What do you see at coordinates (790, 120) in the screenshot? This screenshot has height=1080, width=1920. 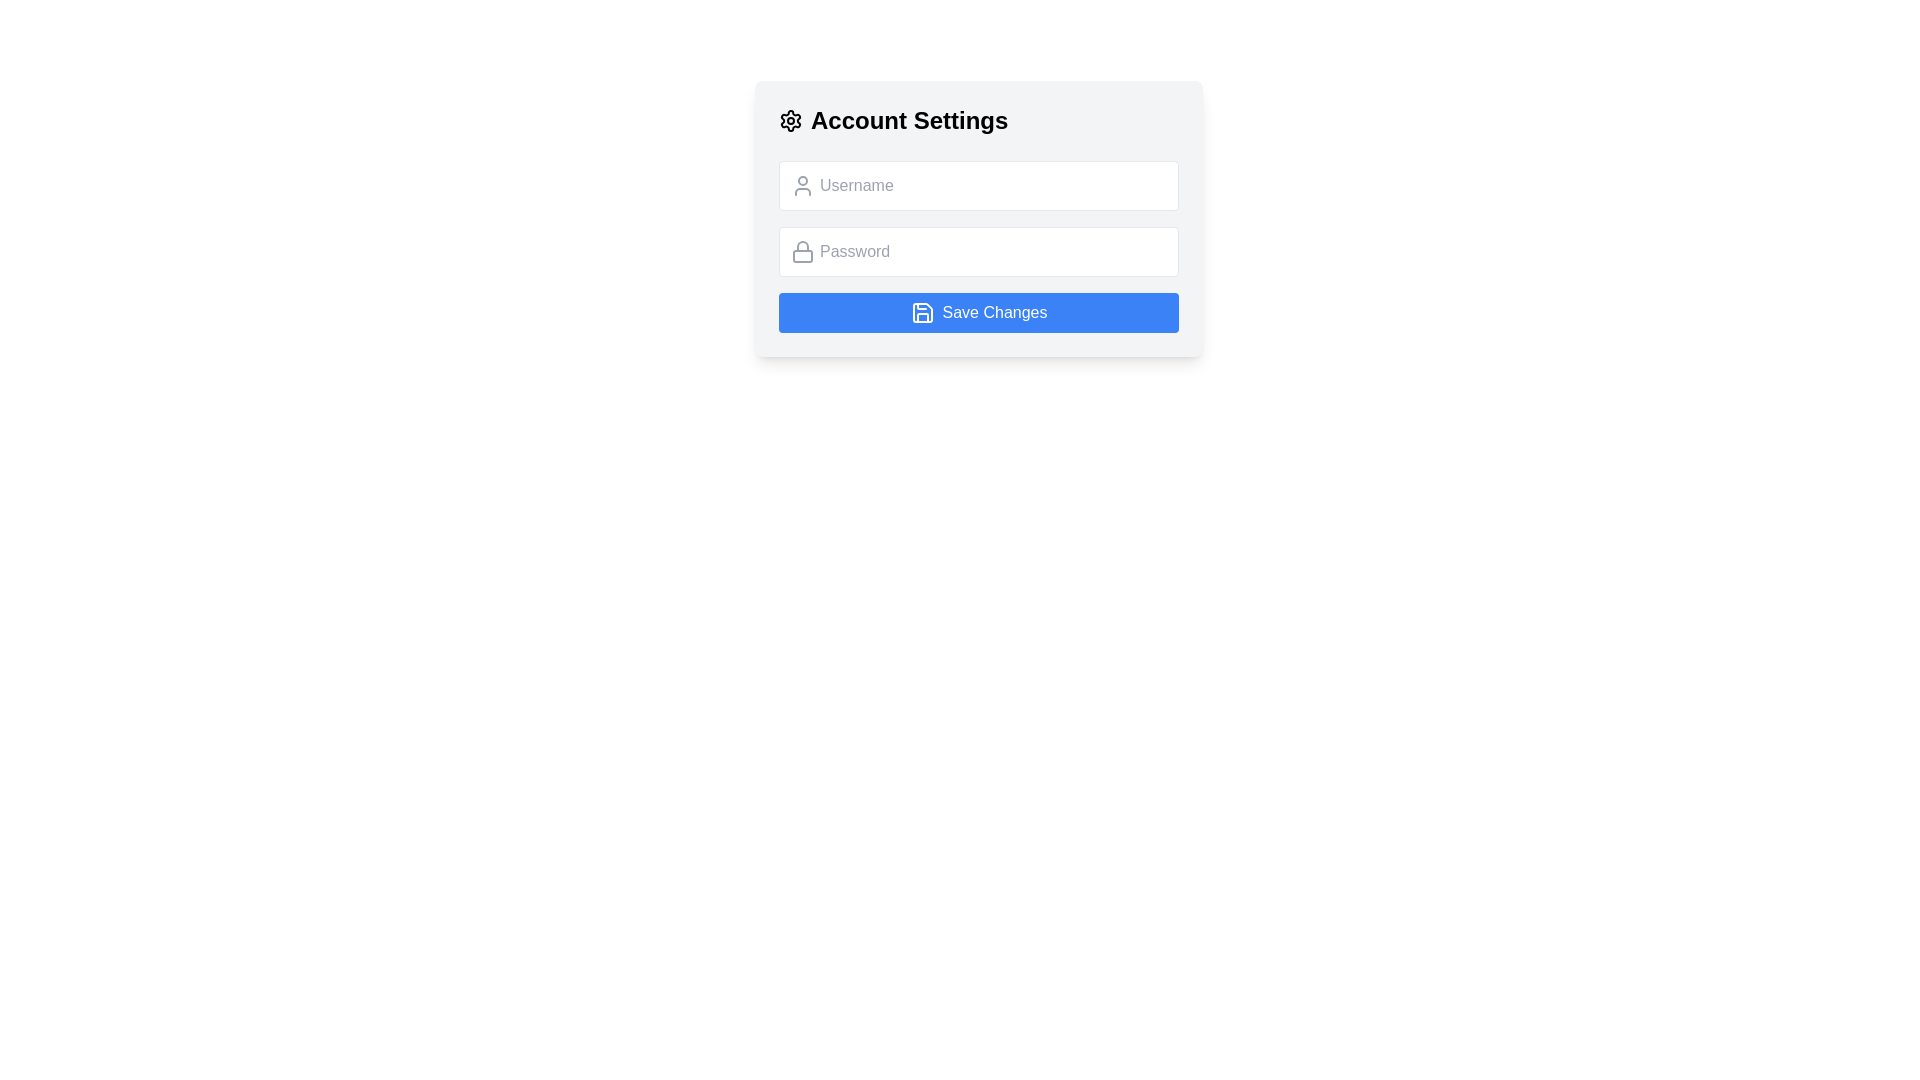 I see `the settings icon represented by a gear symbol located to the left of the 'Account Settings' text label` at bounding box center [790, 120].